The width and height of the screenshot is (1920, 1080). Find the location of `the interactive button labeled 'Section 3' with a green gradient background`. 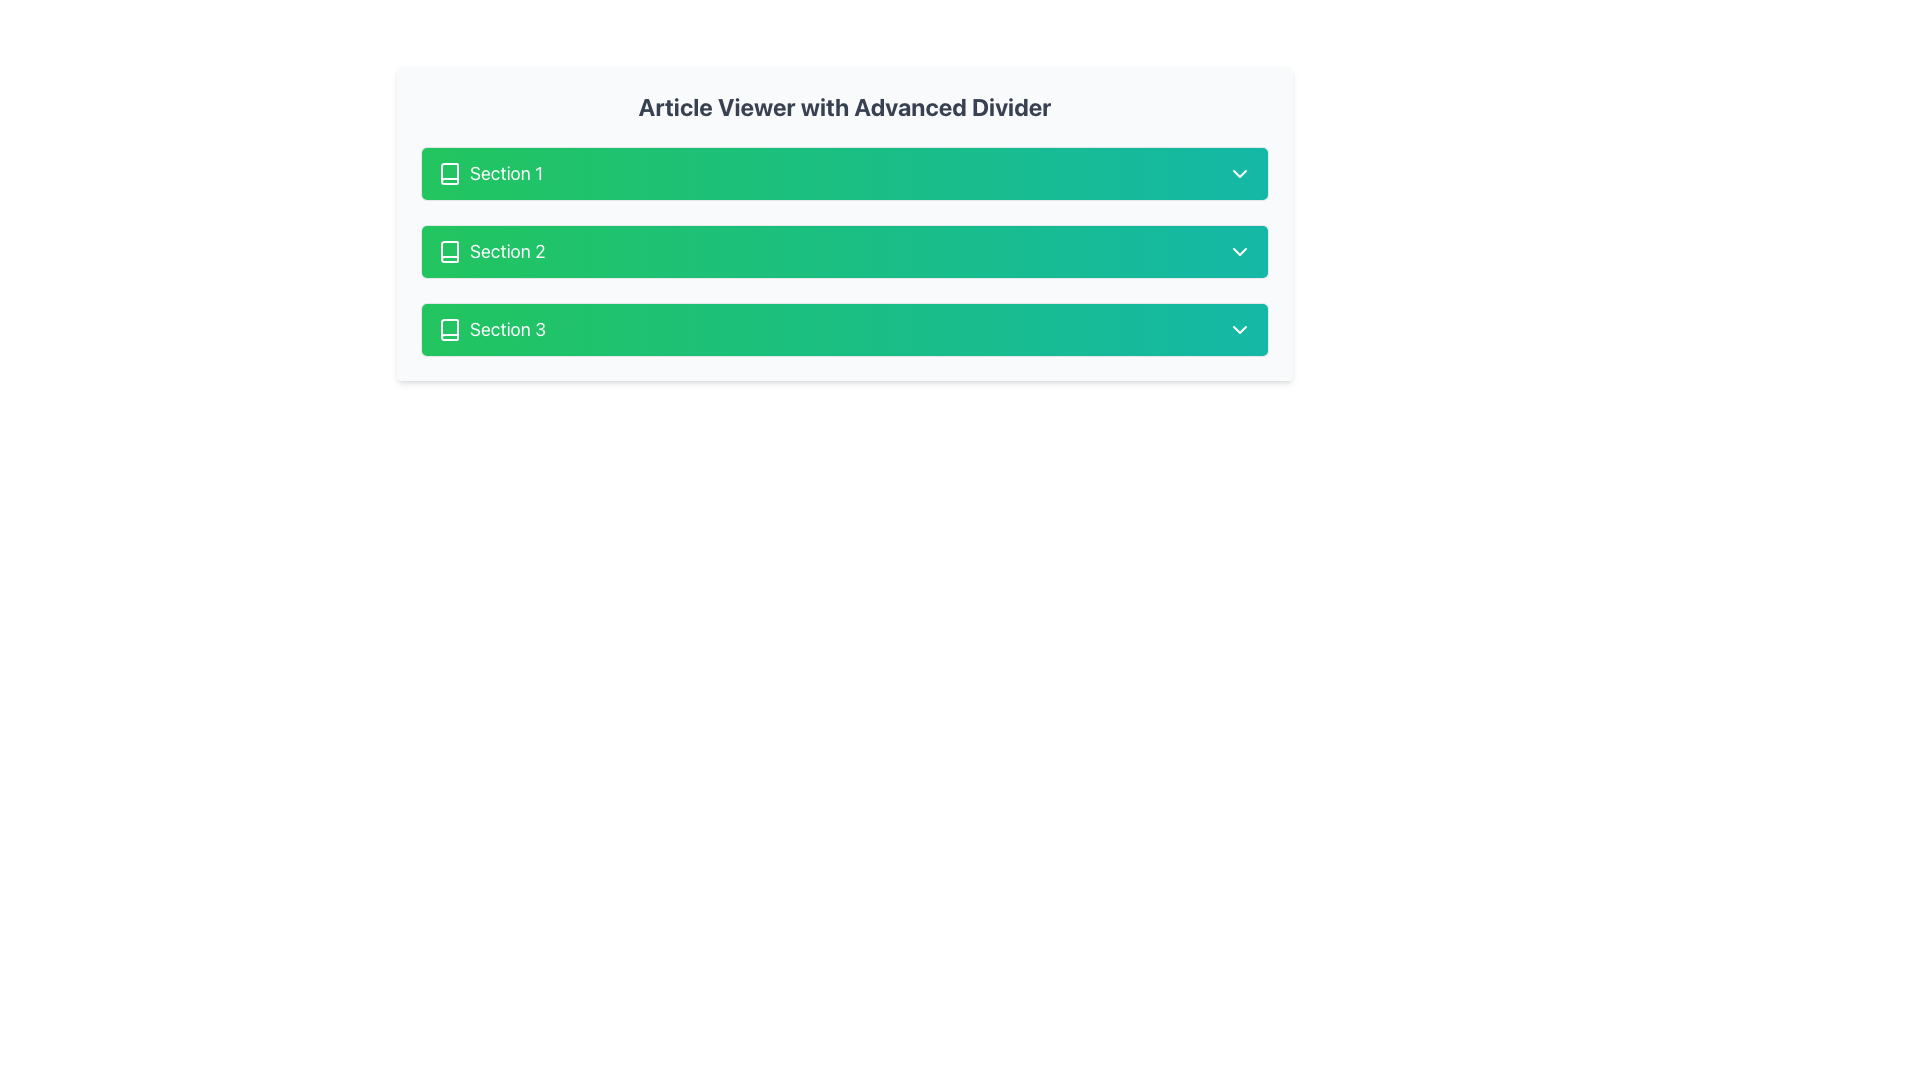

the interactive button labeled 'Section 3' with a green gradient background is located at coordinates (844, 329).